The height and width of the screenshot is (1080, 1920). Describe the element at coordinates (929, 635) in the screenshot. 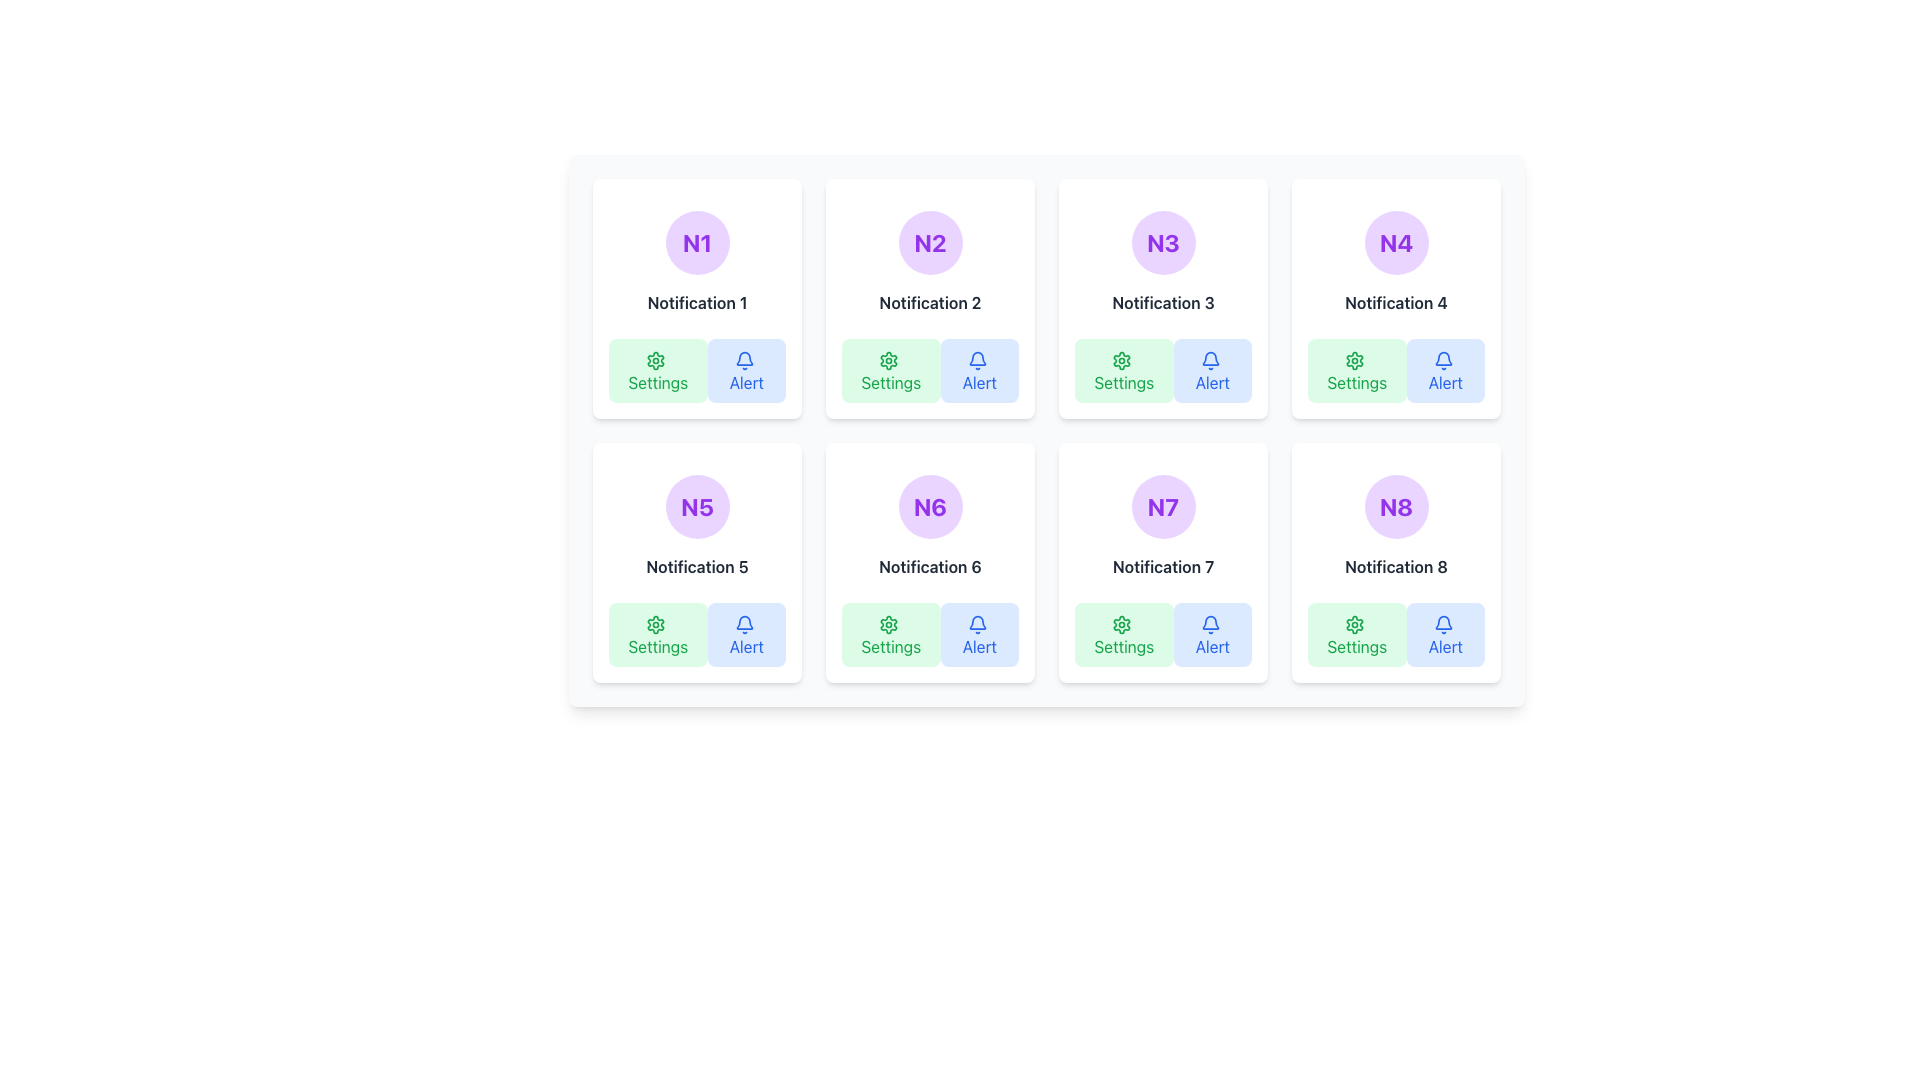

I see `the first button in the row of two buttons within the 'Notification 6' card` at that location.